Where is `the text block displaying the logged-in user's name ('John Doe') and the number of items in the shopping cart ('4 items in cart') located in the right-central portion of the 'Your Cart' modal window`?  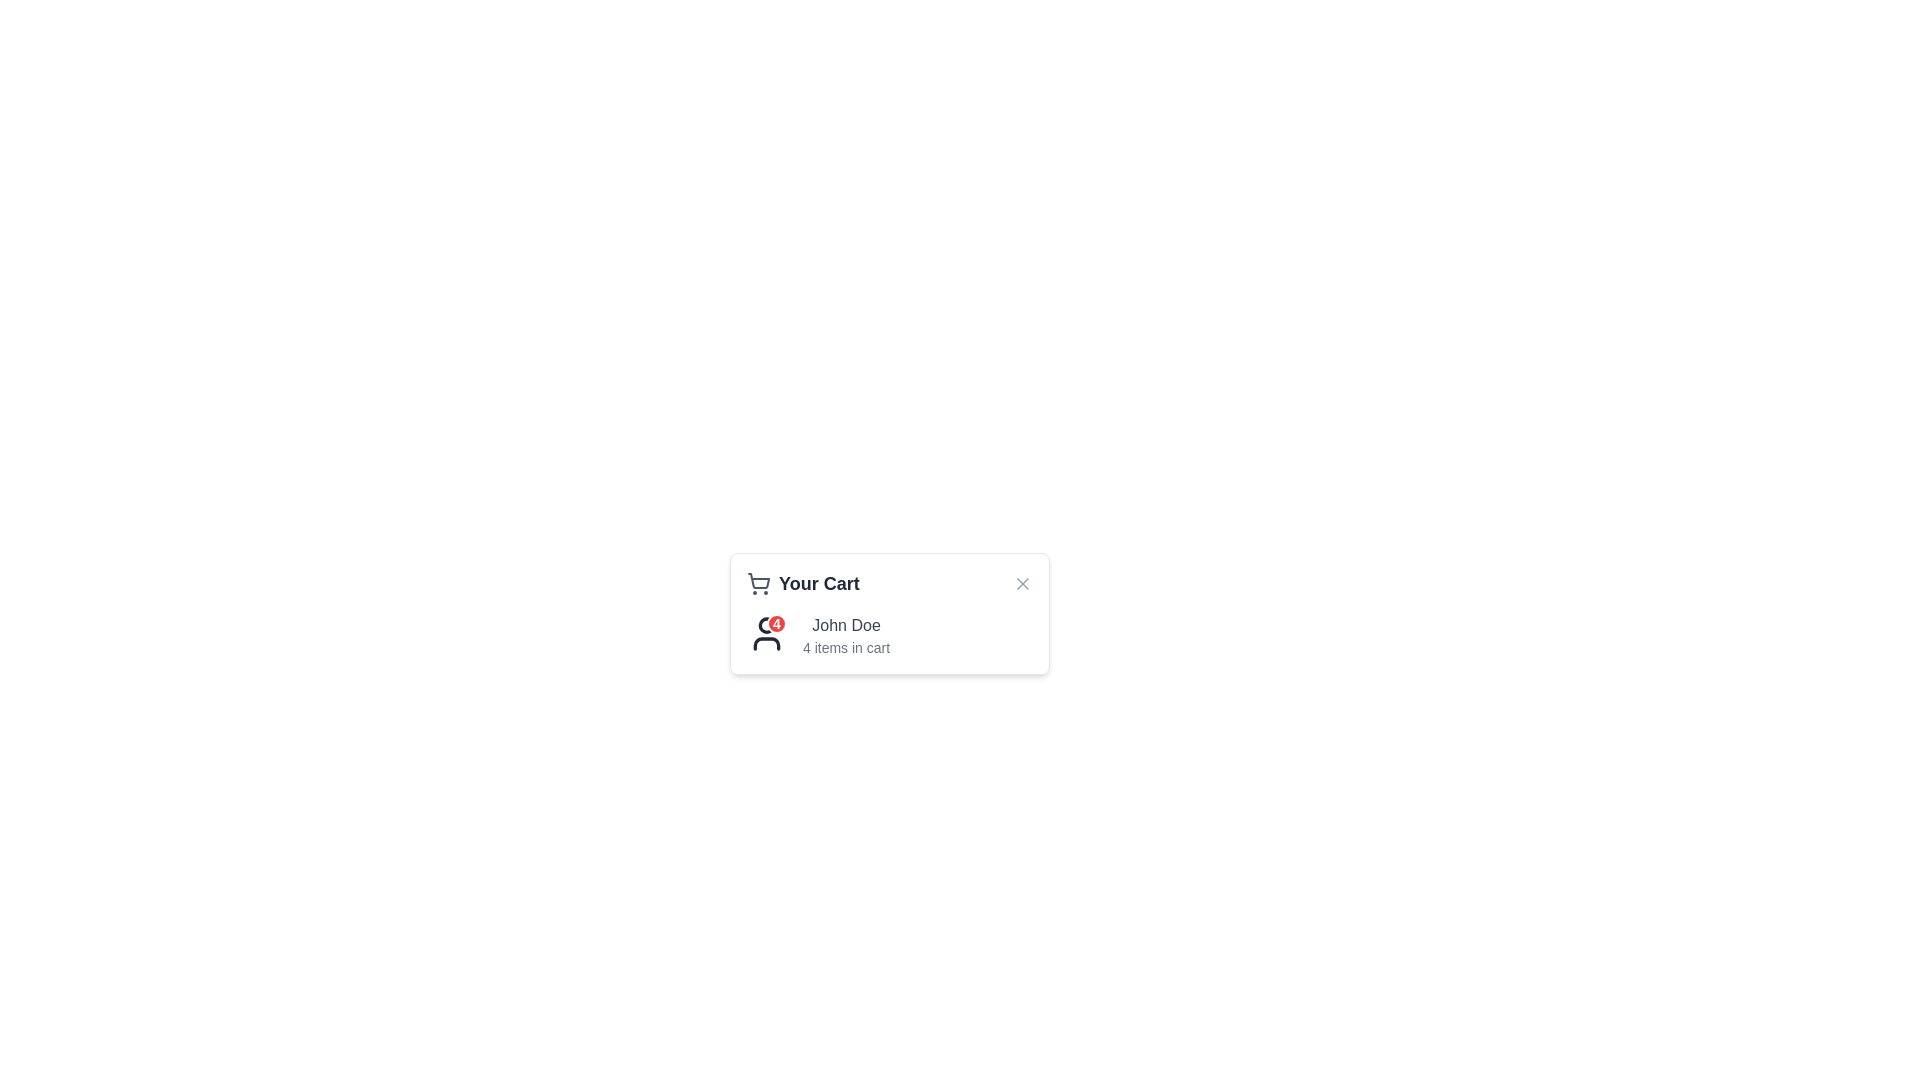 the text block displaying the logged-in user's name ('John Doe') and the number of items in the shopping cart ('4 items in cart') located in the right-central portion of the 'Your Cart' modal window is located at coordinates (846, 636).